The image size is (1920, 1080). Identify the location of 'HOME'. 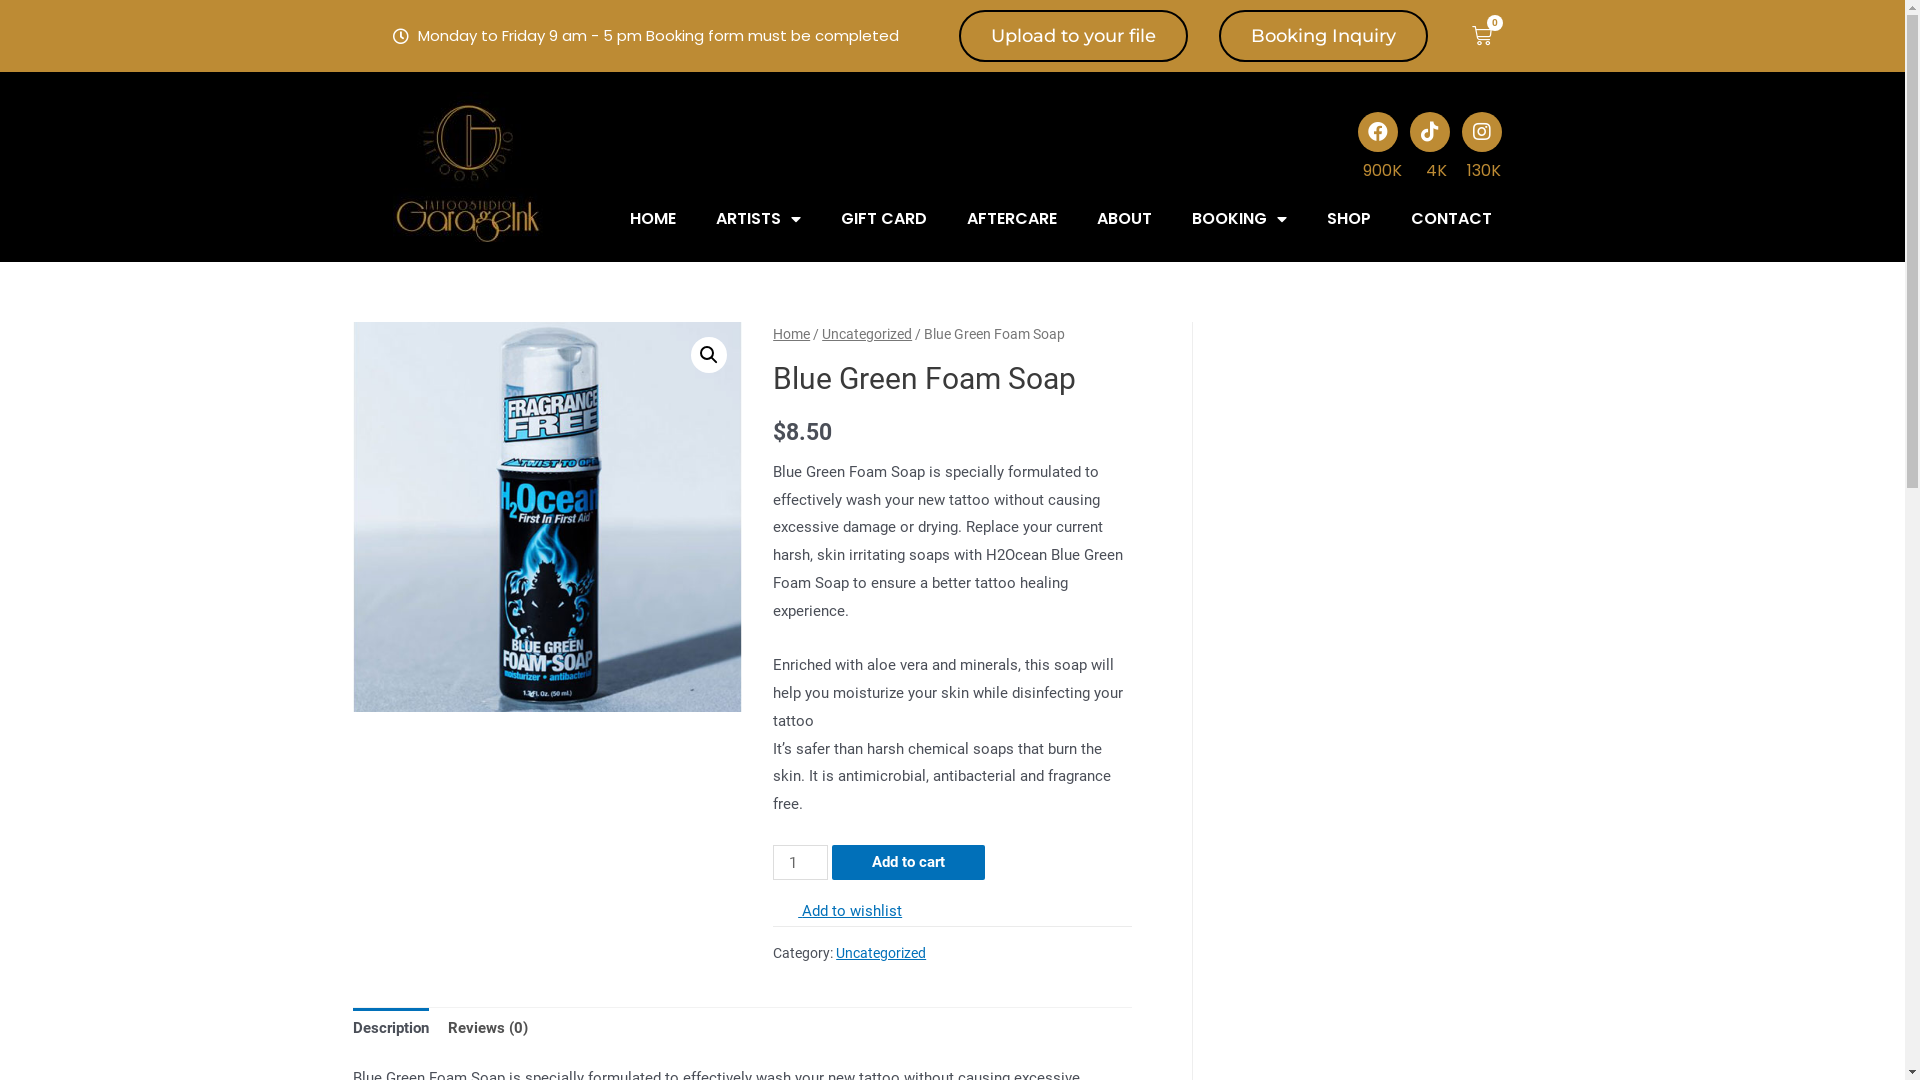
(652, 219).